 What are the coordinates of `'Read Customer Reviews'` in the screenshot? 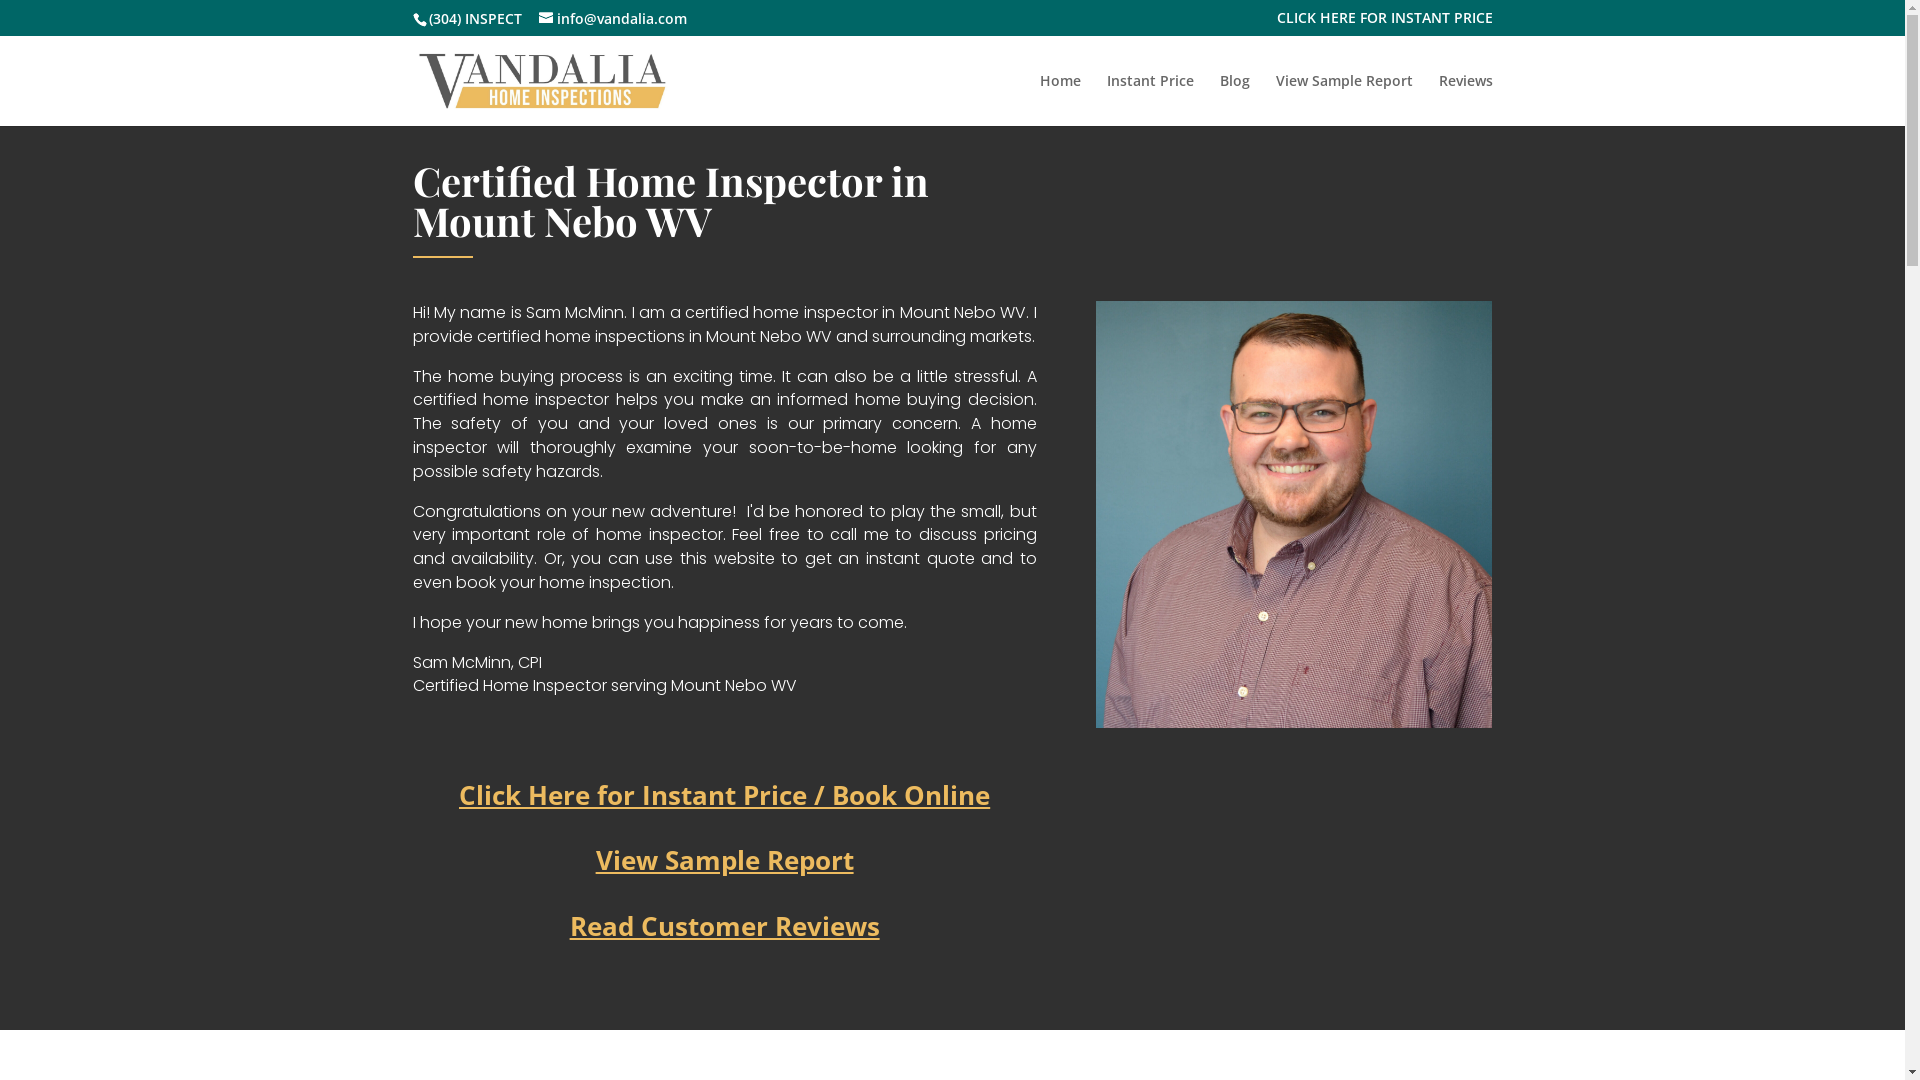 It's located at (723, 925).